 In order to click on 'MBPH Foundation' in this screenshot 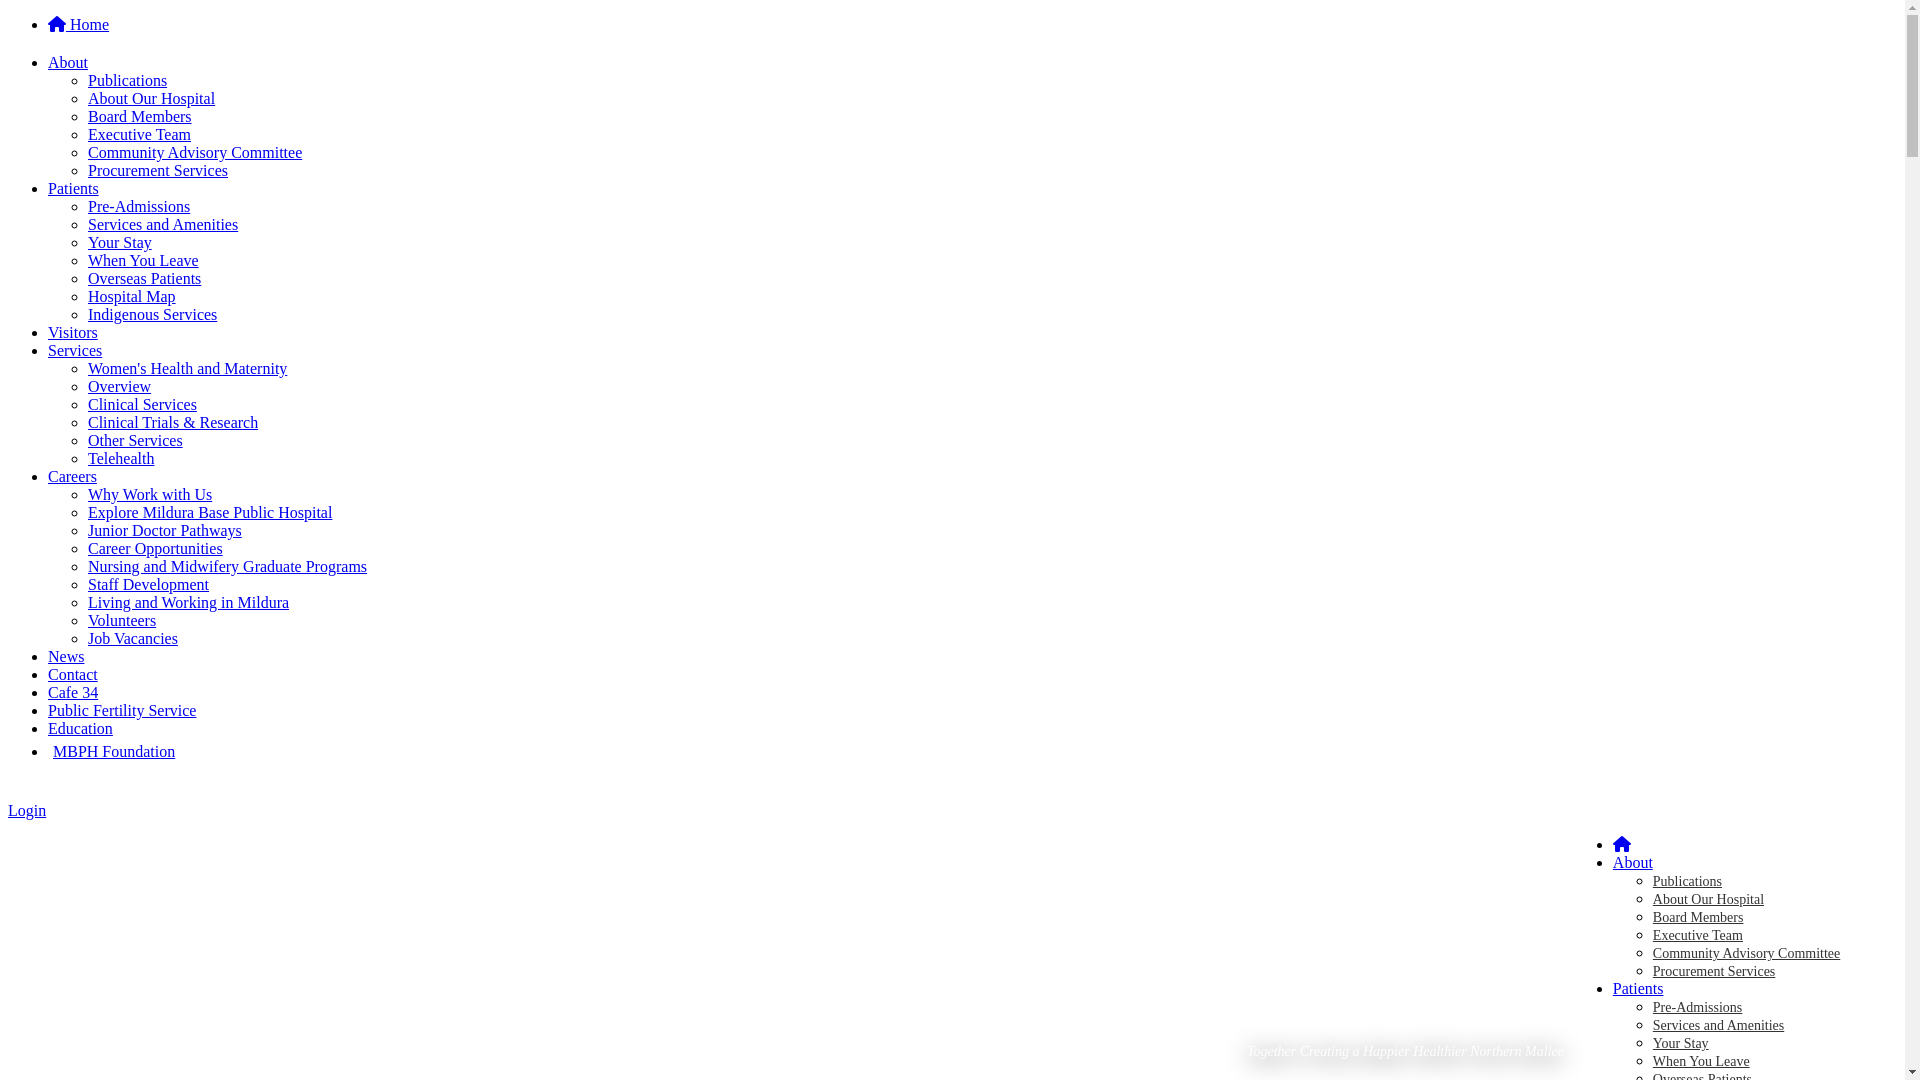, I will do `click(113, 751)`.